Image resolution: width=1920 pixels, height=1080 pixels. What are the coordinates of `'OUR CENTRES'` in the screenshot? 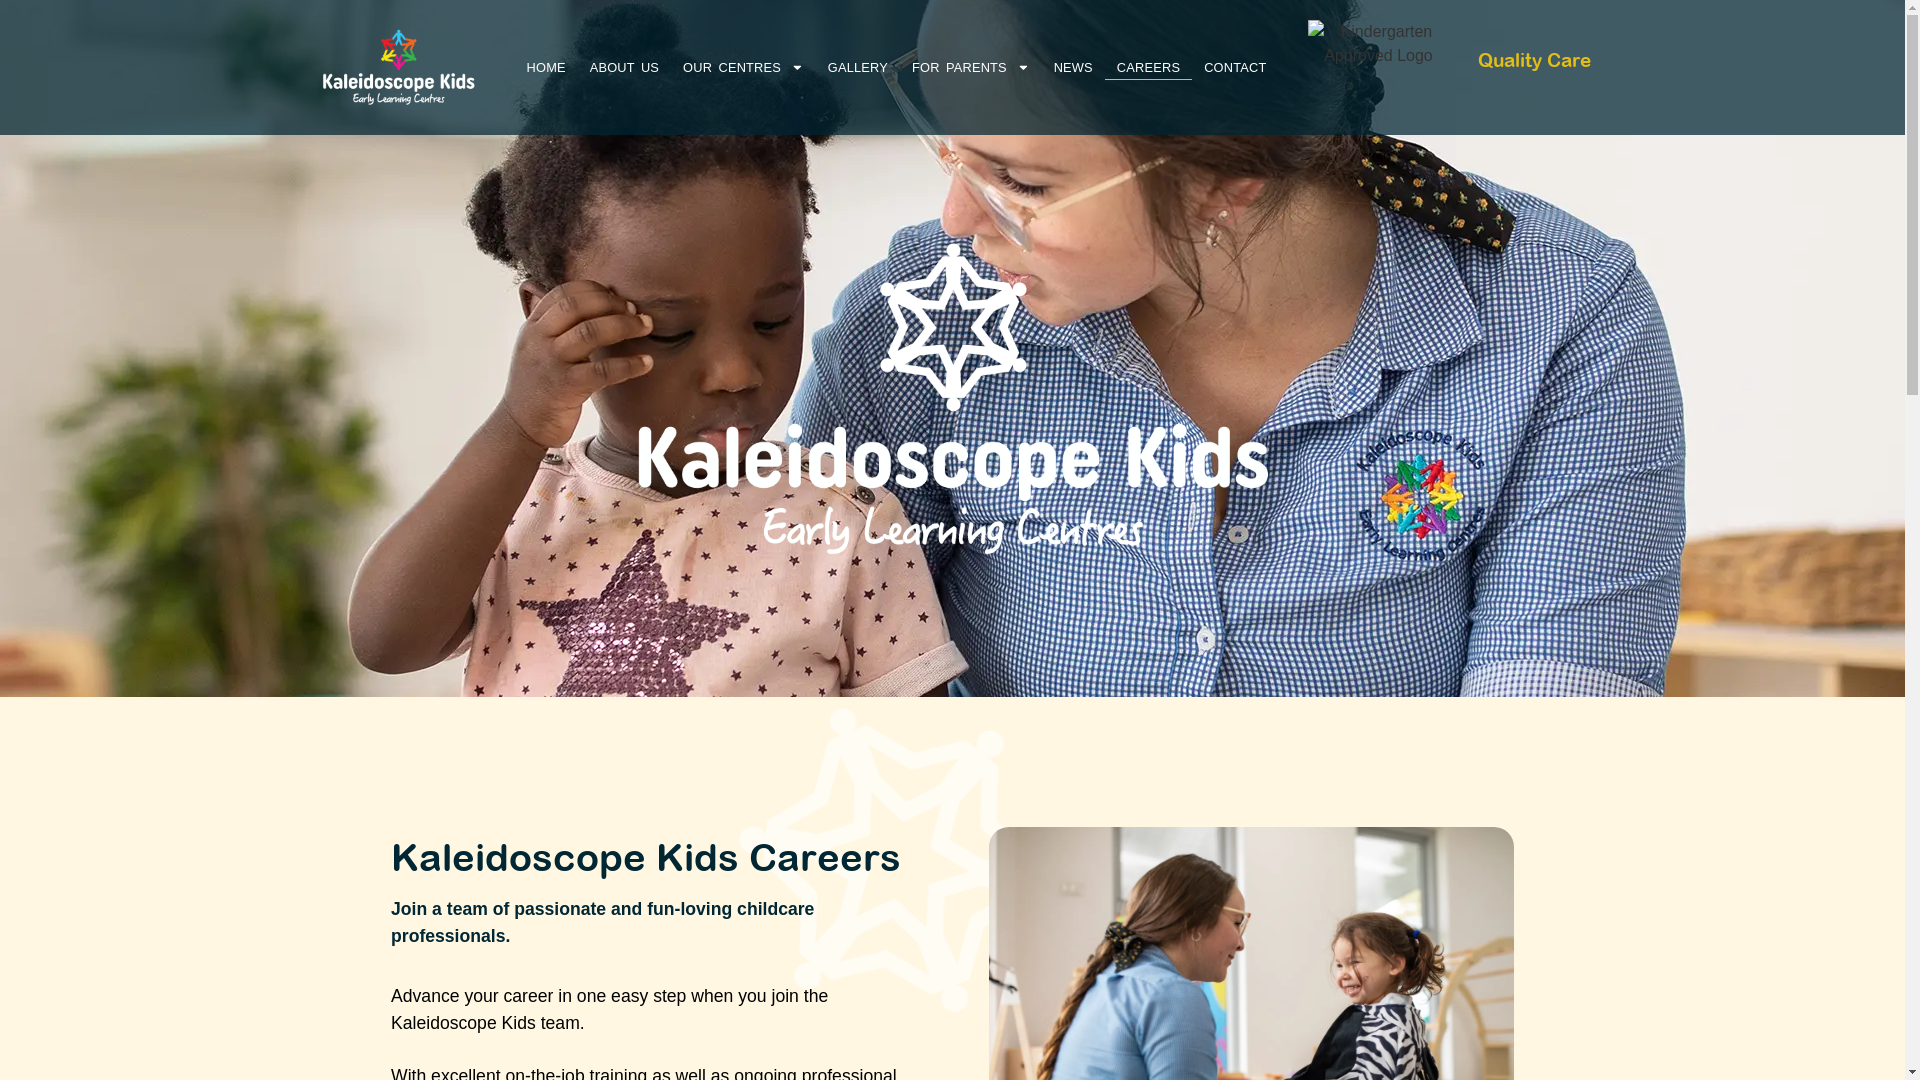 It's located at (671, 67).